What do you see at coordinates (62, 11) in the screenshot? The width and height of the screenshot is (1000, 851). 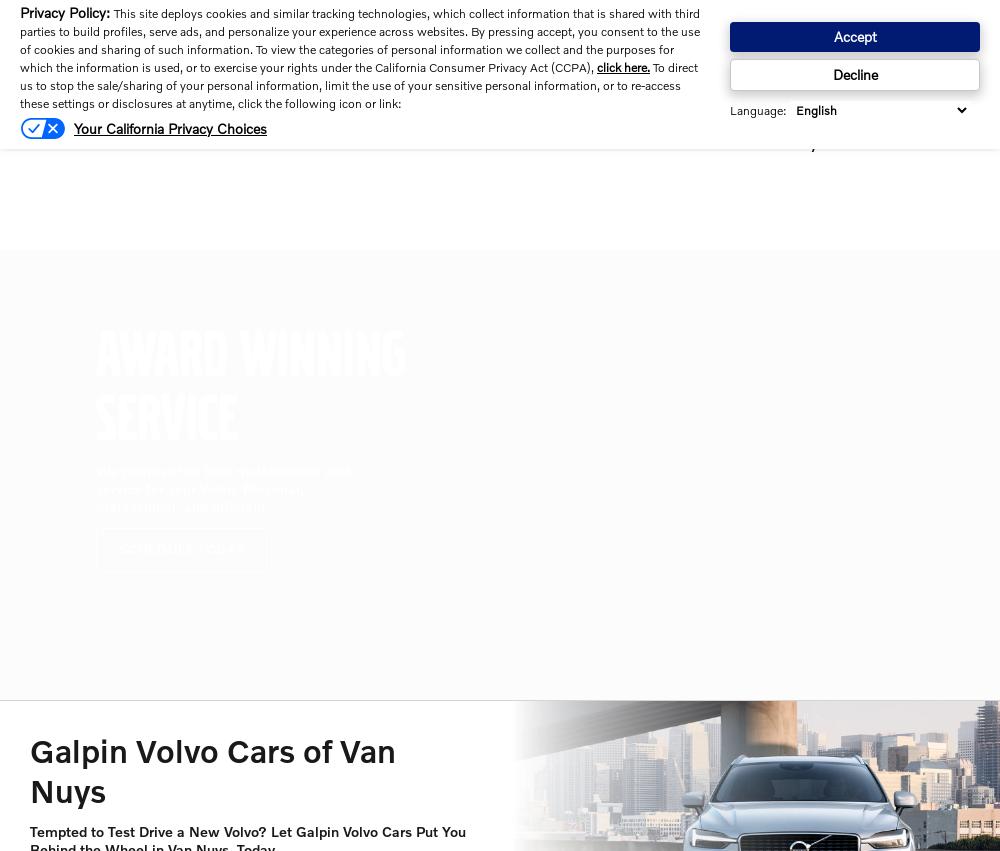 I see `'Privacy Policy'` at bounding box center [62, 11].